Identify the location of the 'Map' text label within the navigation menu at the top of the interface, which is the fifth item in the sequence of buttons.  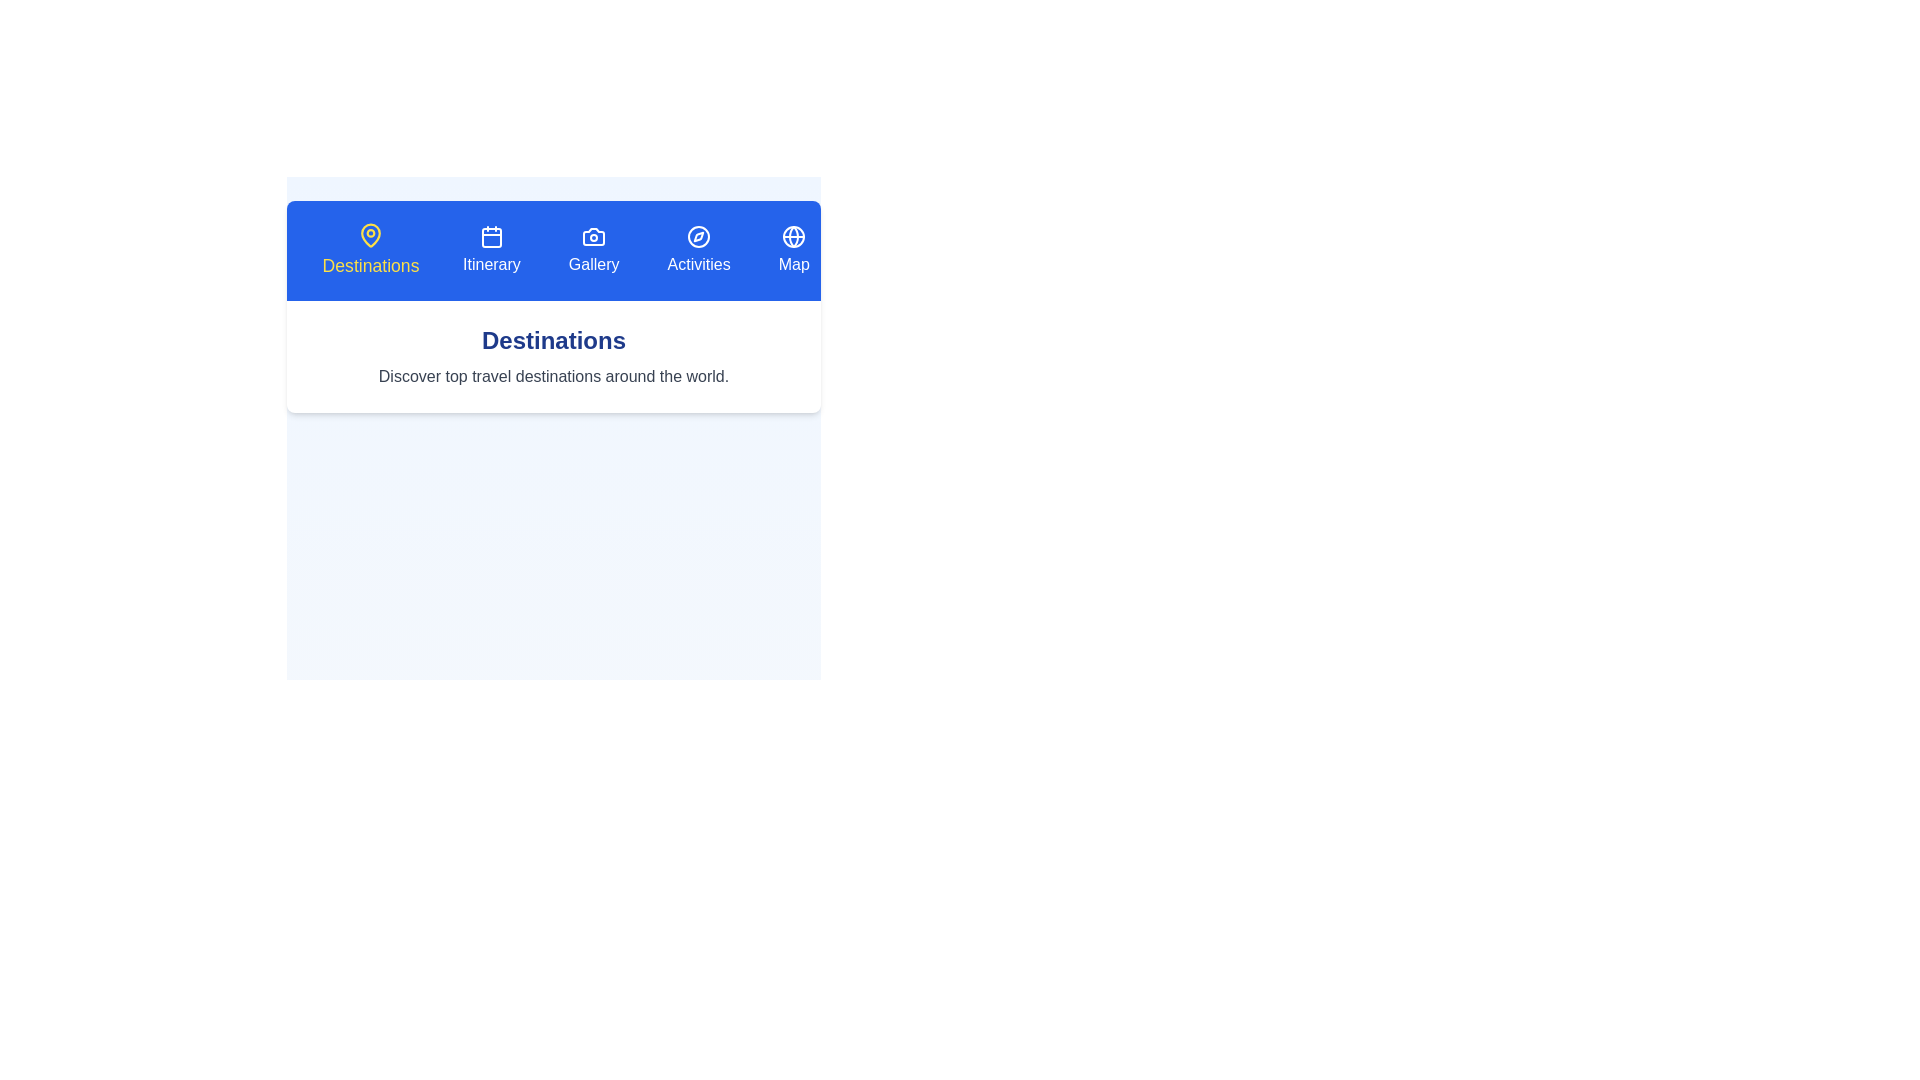
(793, 264).